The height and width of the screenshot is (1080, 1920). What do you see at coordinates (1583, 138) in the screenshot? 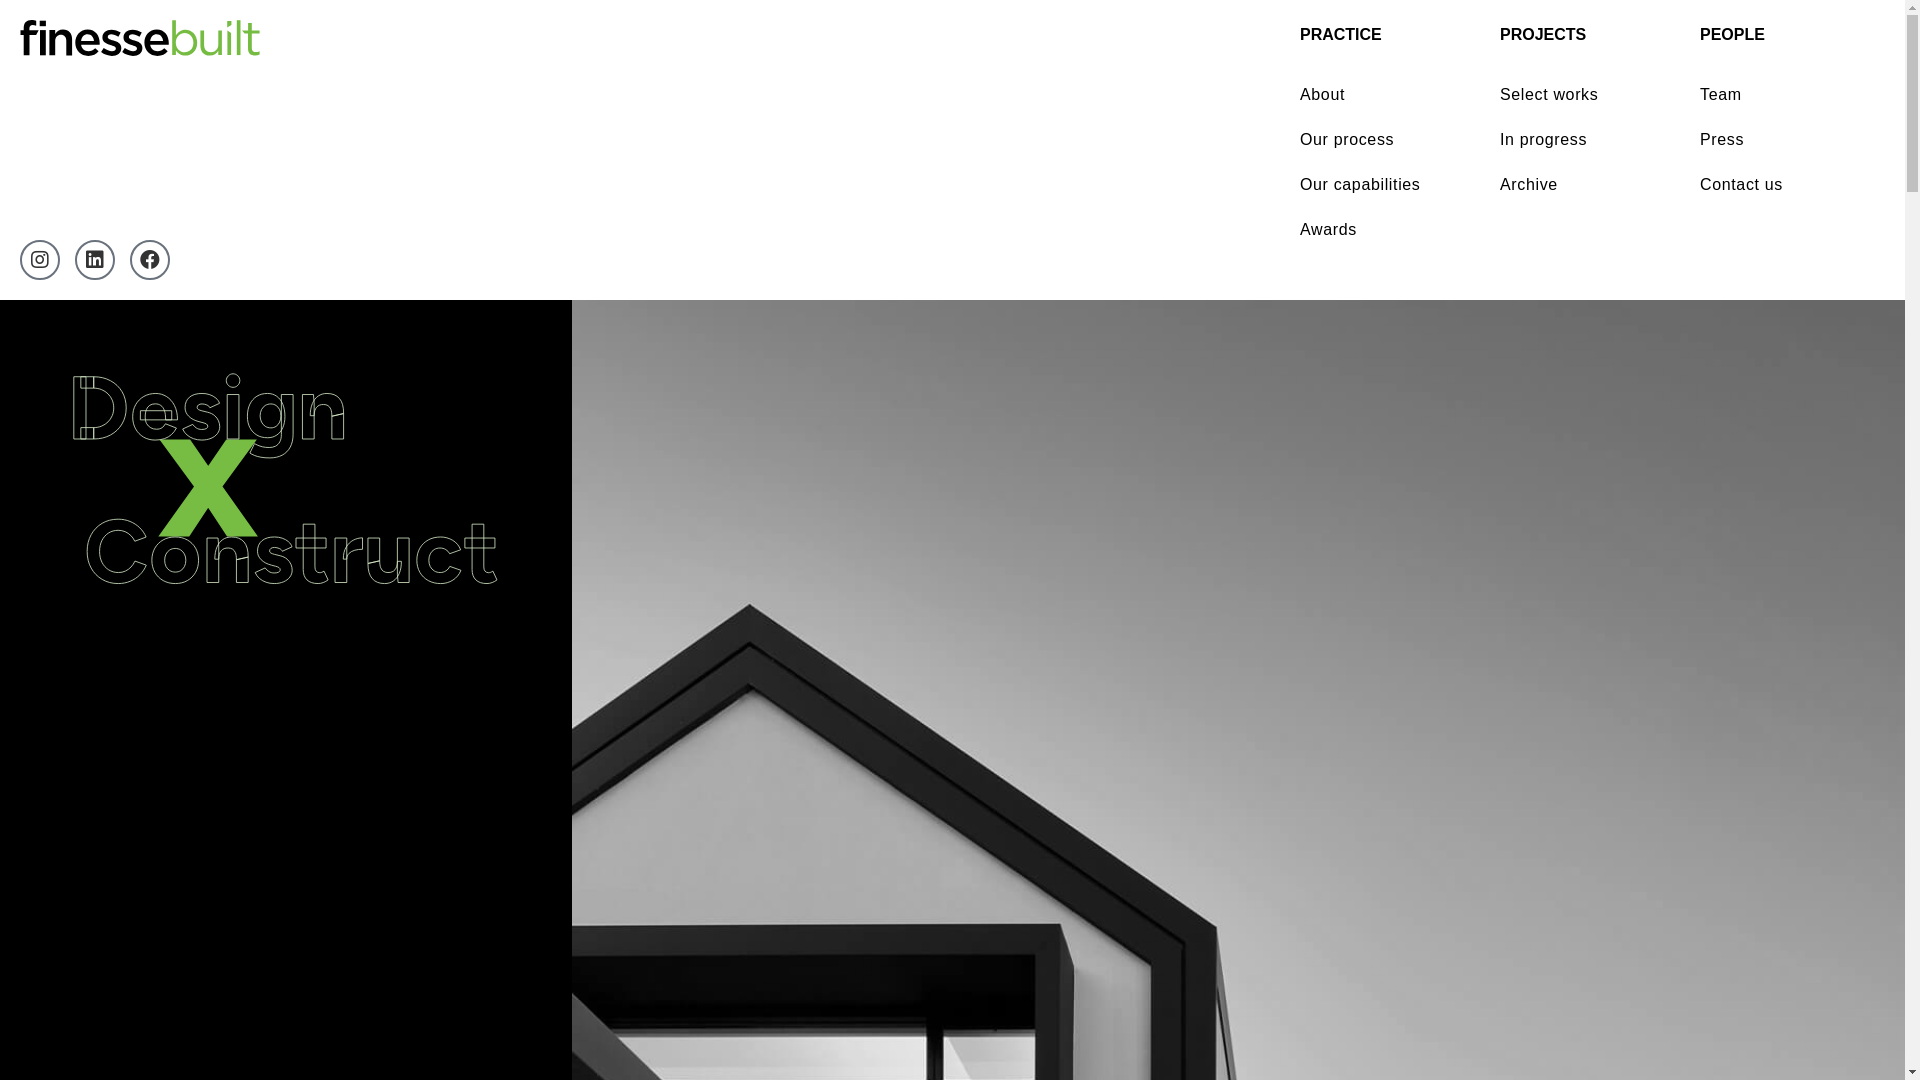
I see `'In progress'` at bounding box center [1583, 138].